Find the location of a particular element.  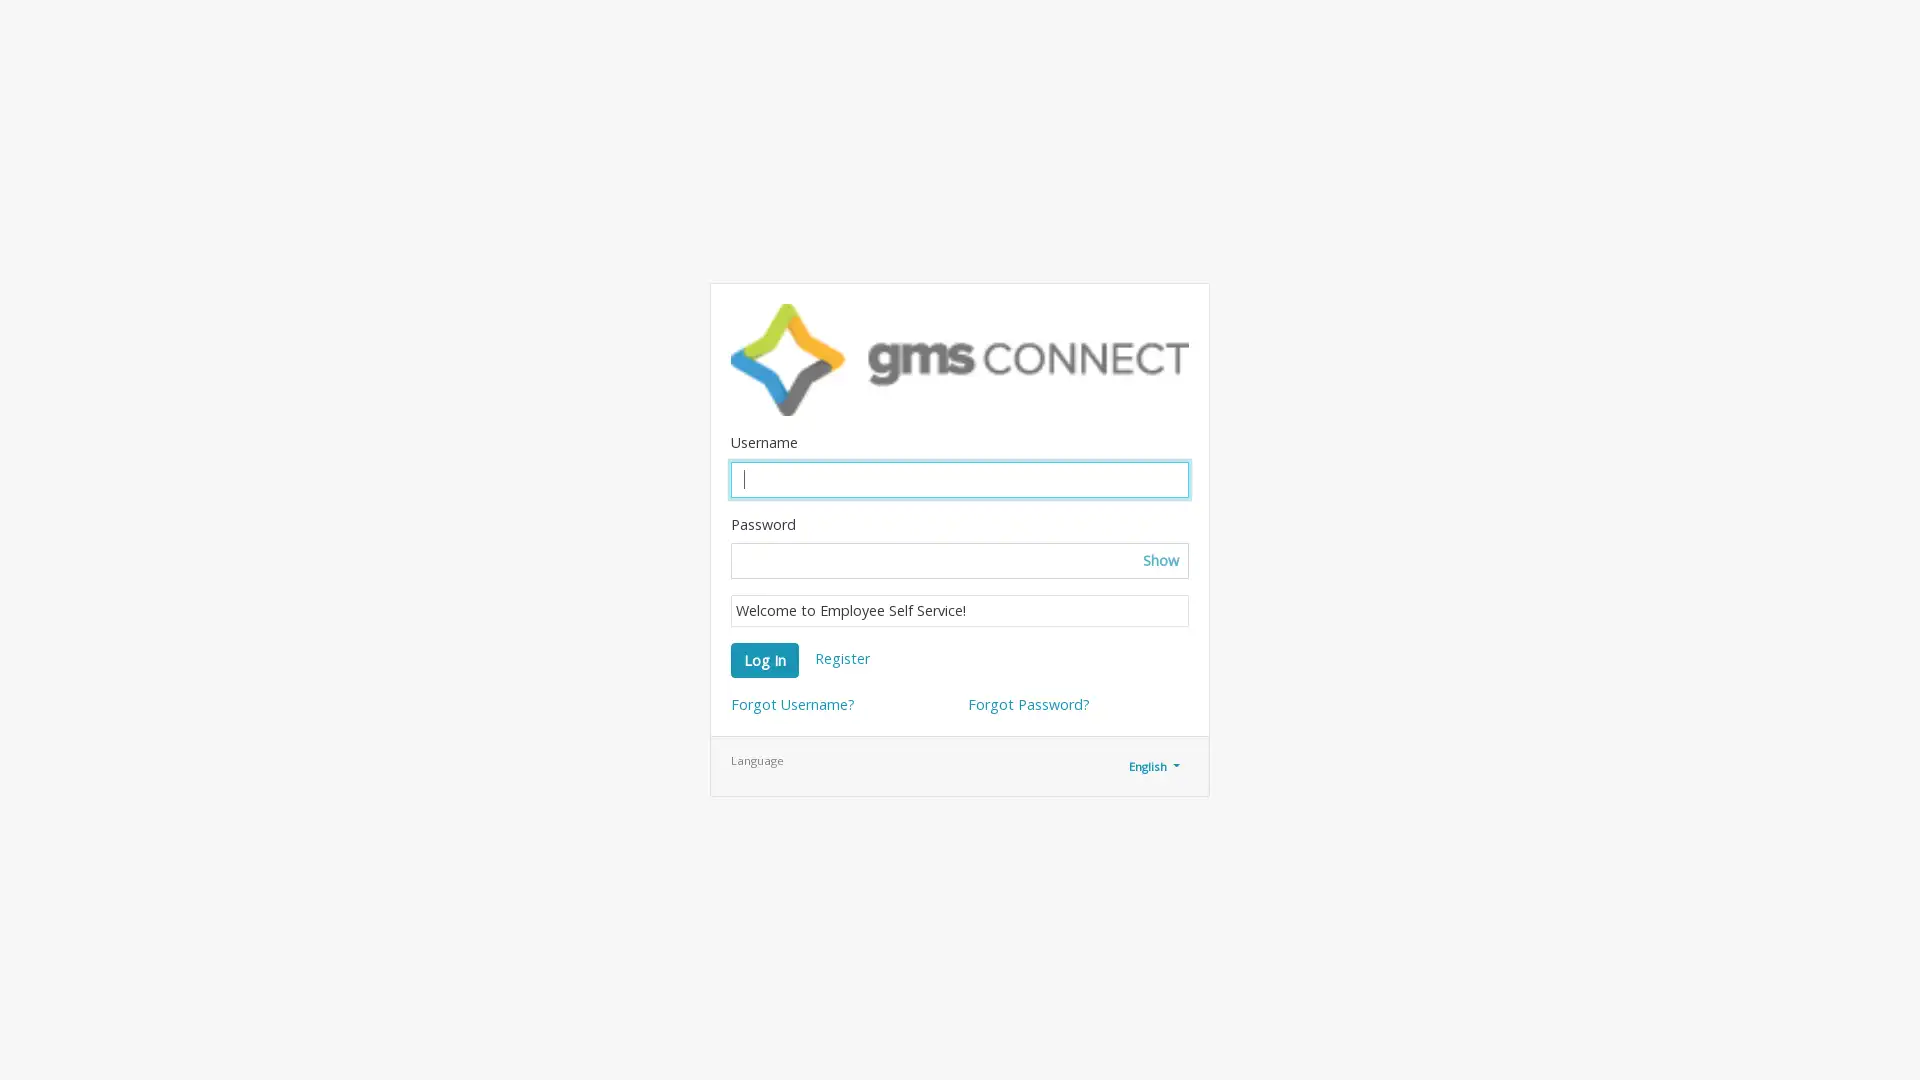

English is located at coordinates (1154, 765).